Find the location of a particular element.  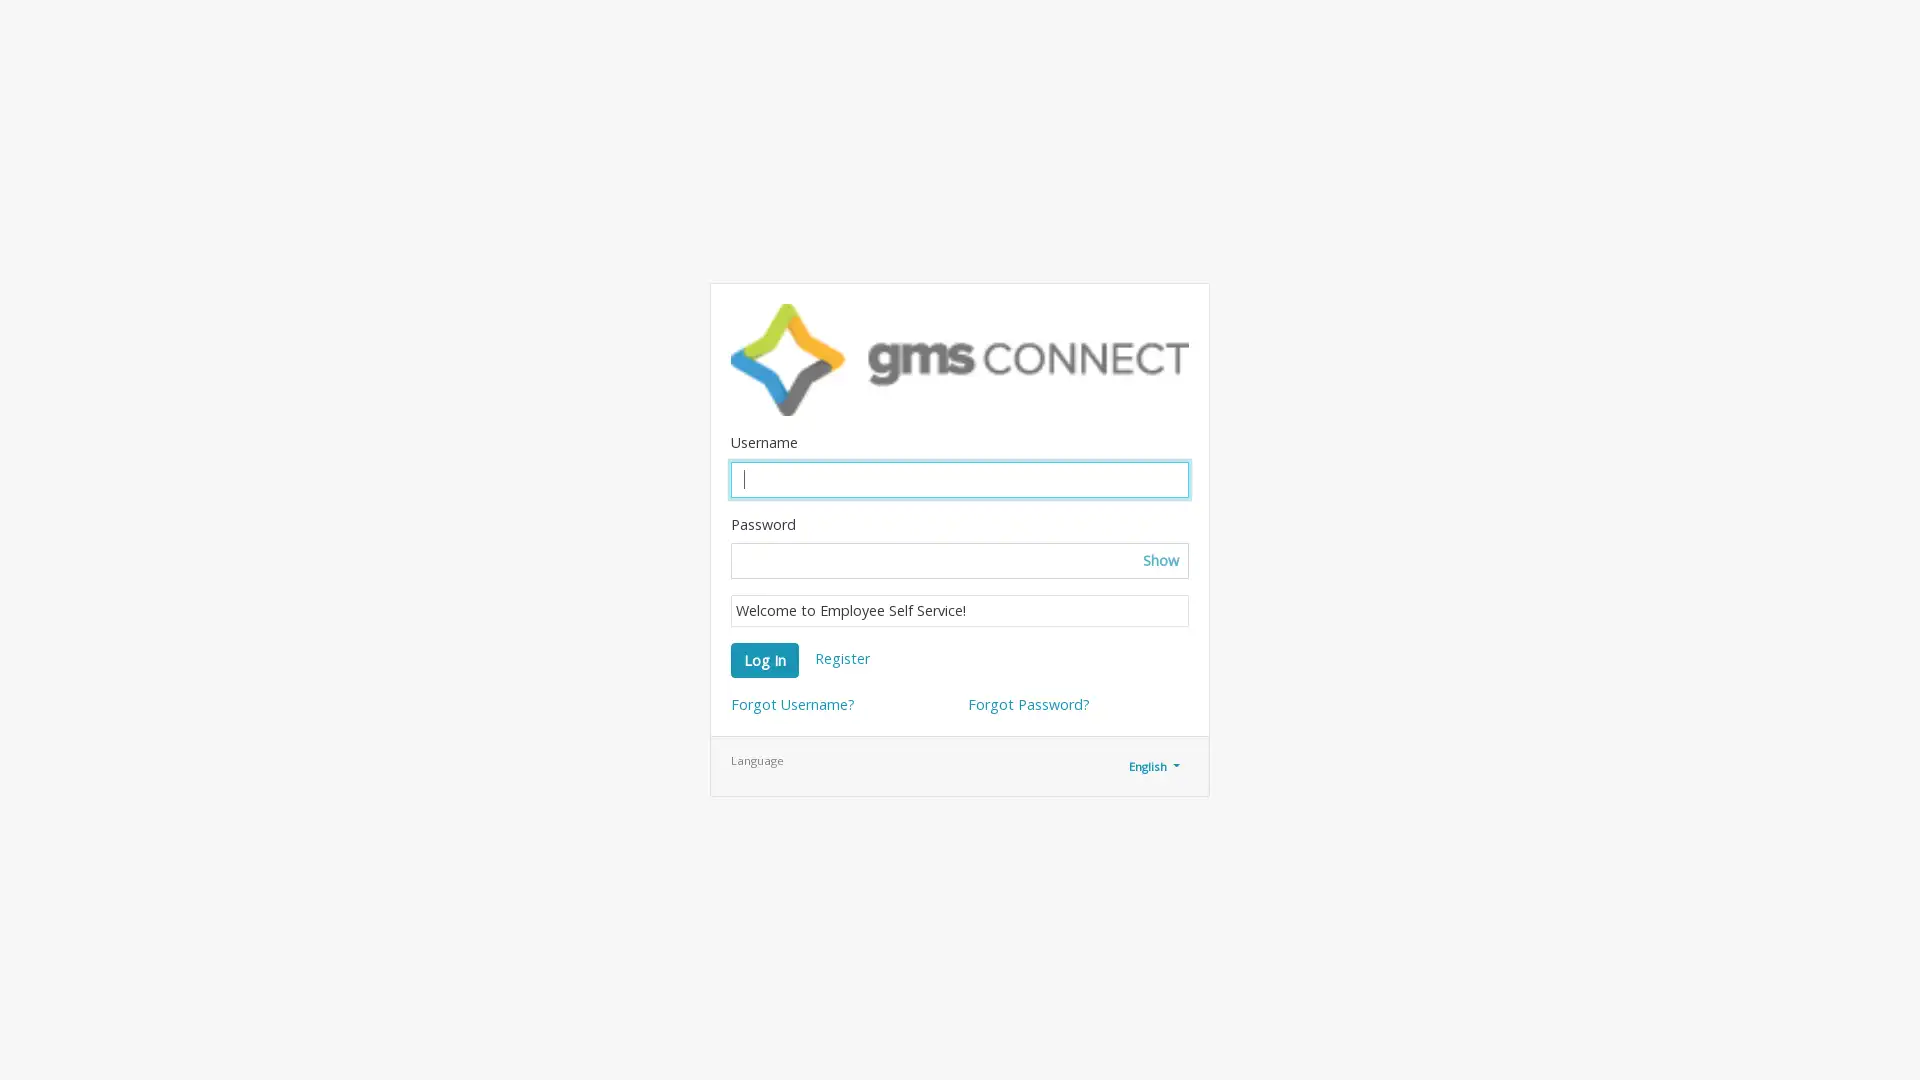

English is located at coordinates (1154, 765).